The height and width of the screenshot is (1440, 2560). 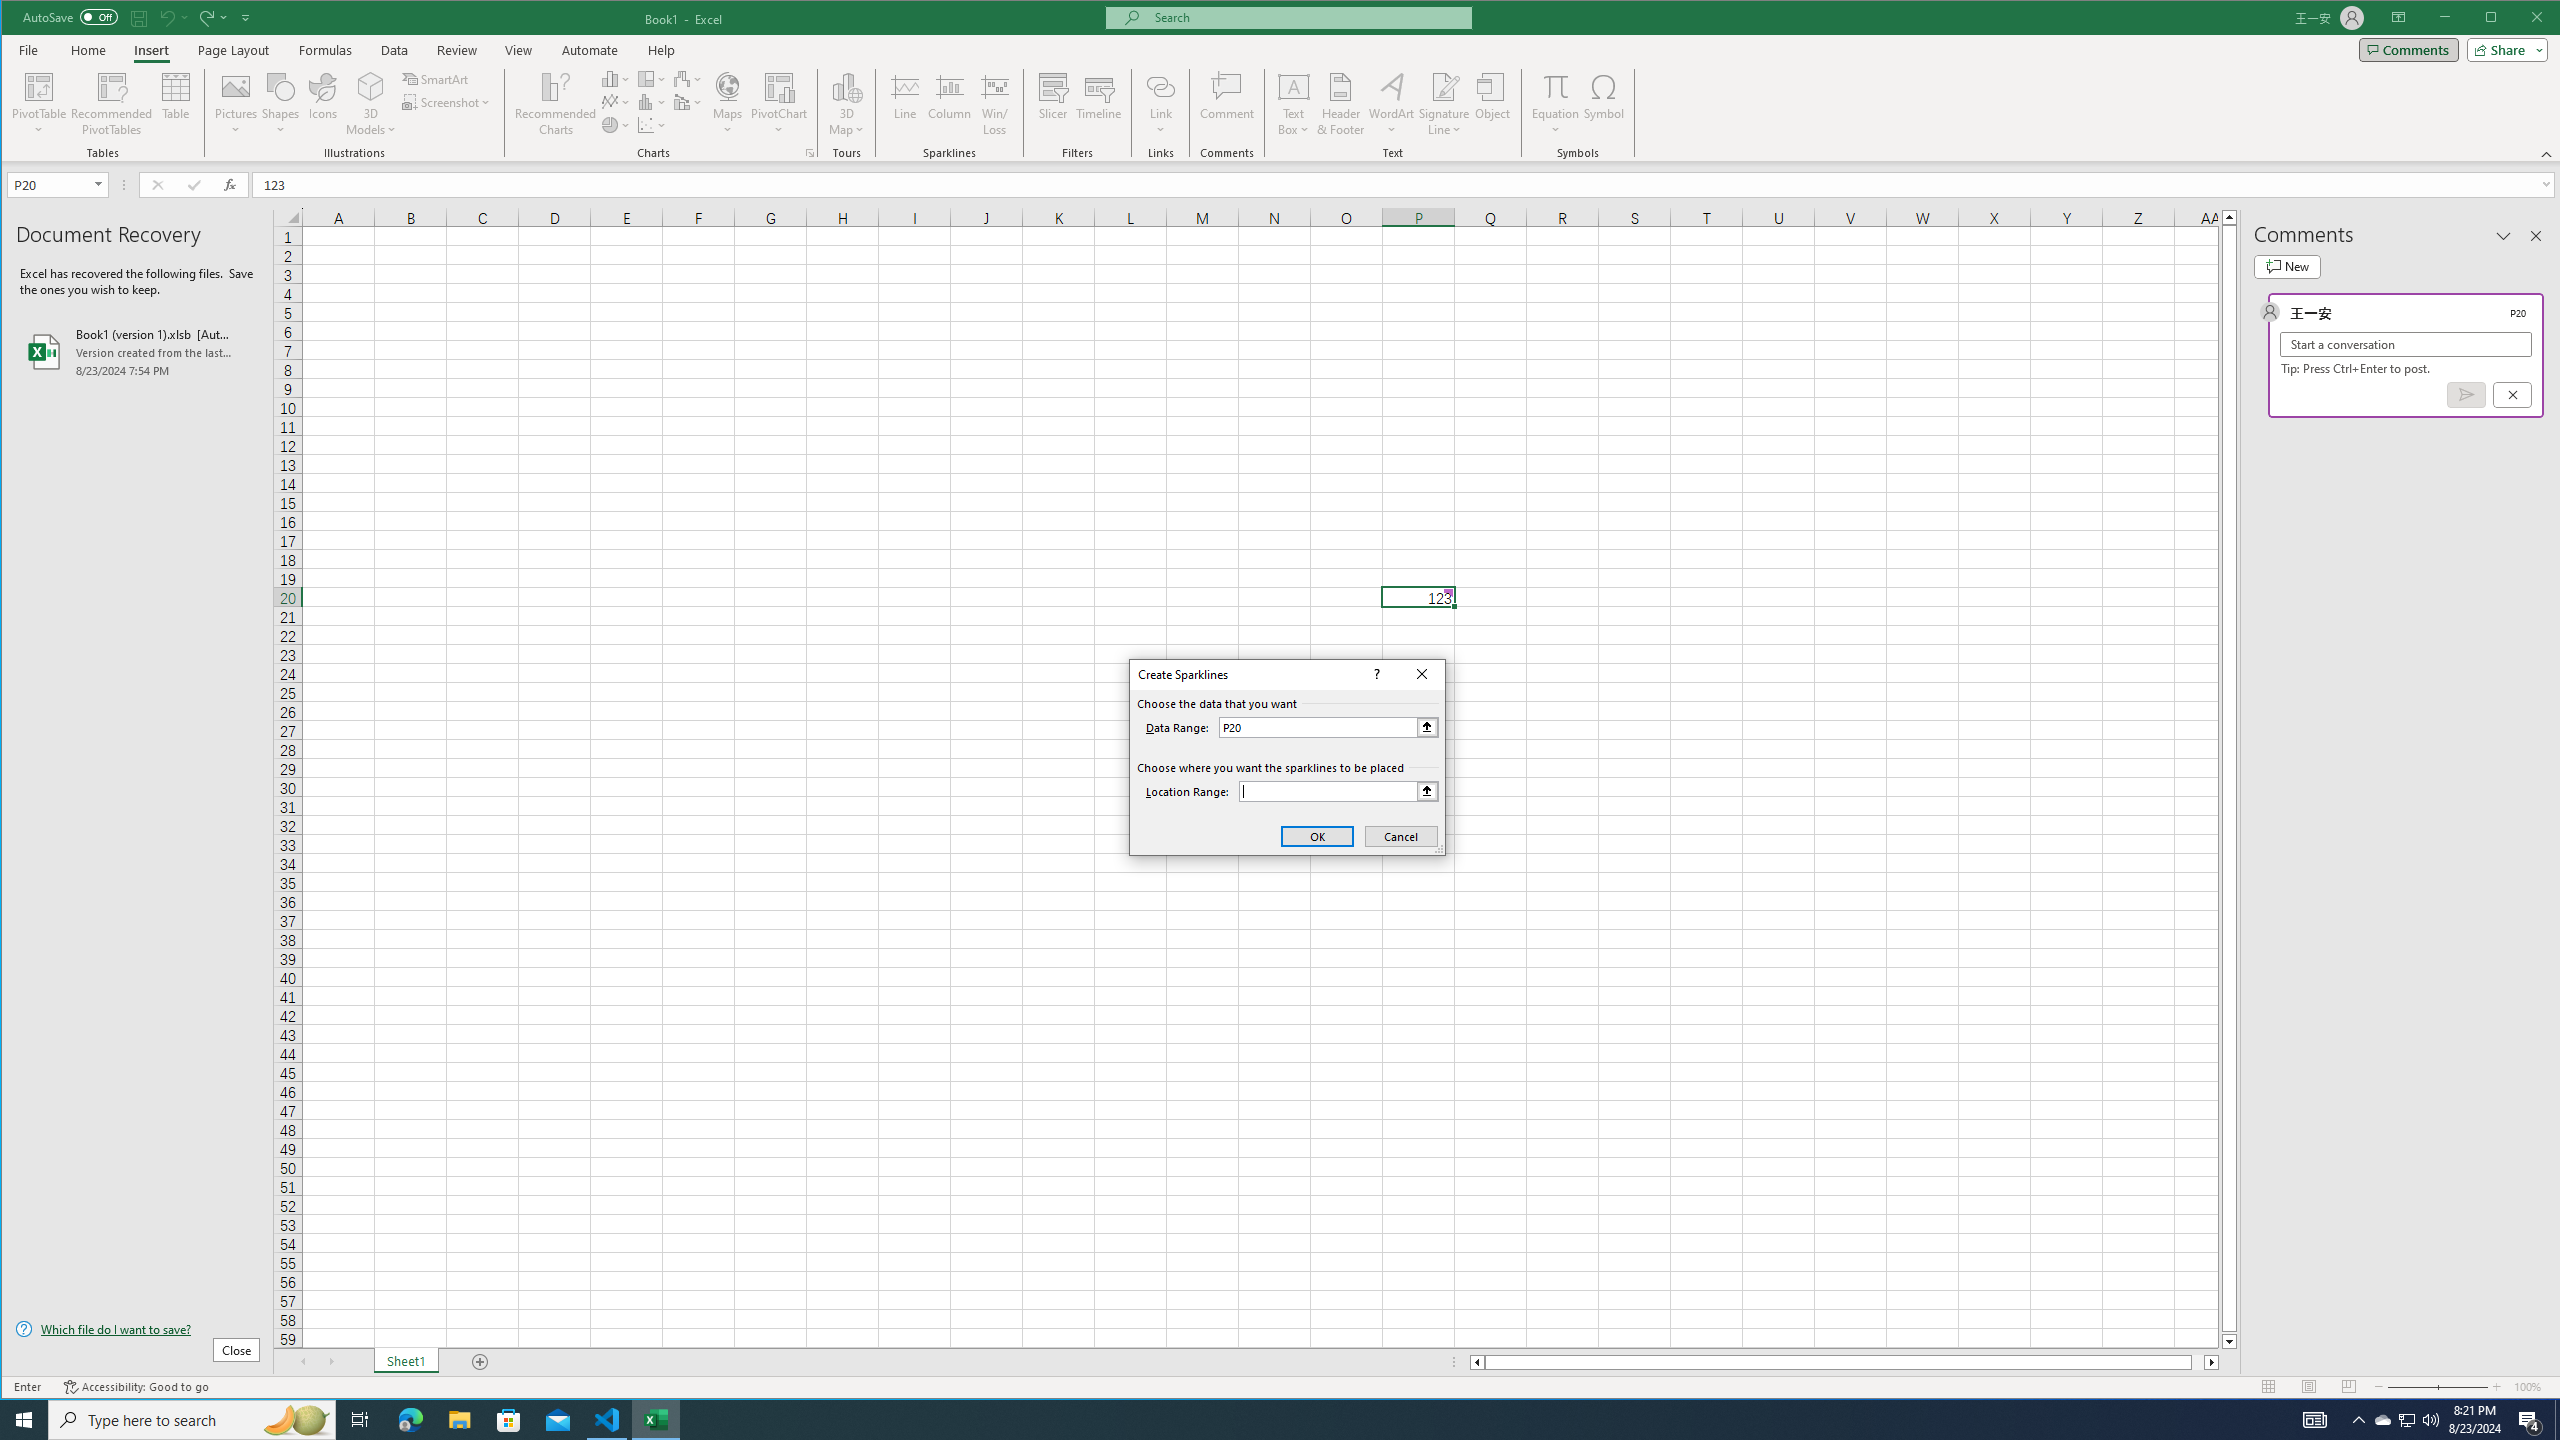 What do you see at coordinates (688, 102) in the screenshot?
I see `'Insert Combo Chart'` at bounding box center [688, 102].